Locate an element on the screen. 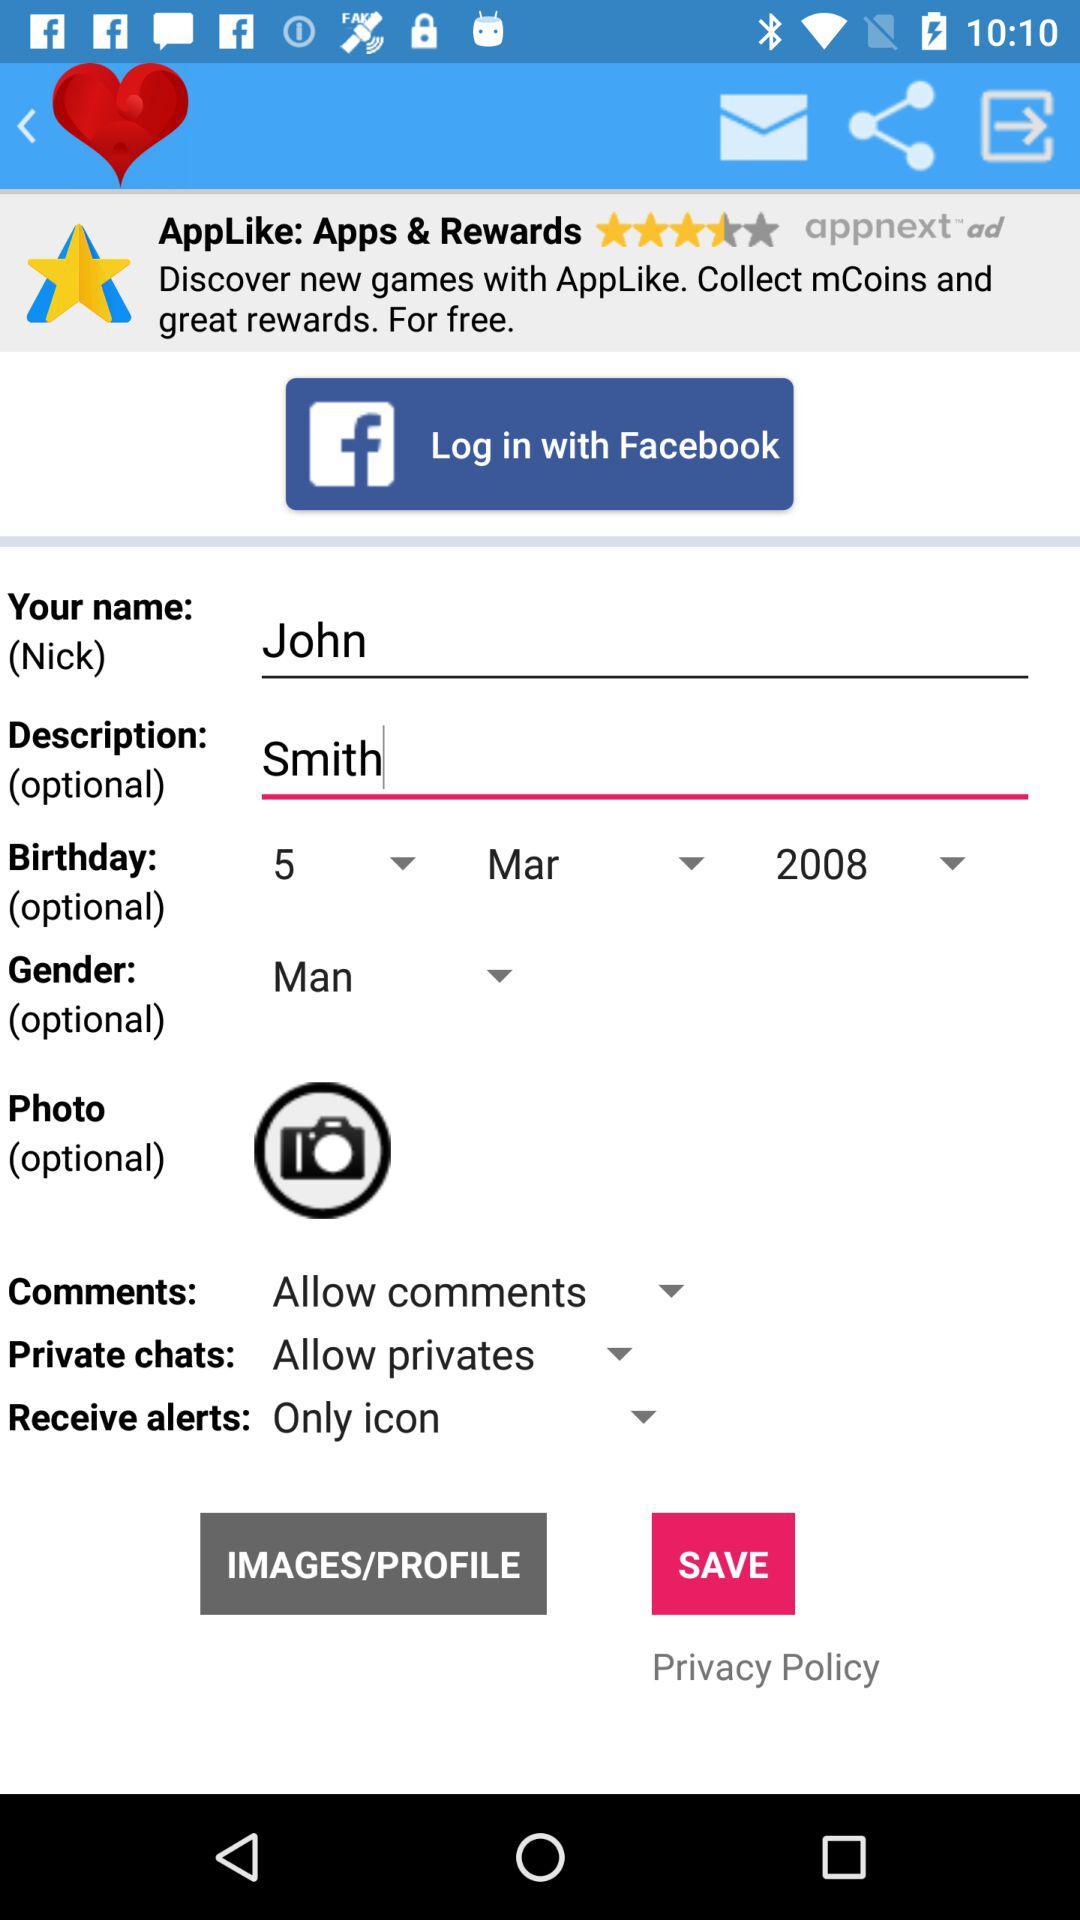  go forward is located at coordinates (1017, 124).